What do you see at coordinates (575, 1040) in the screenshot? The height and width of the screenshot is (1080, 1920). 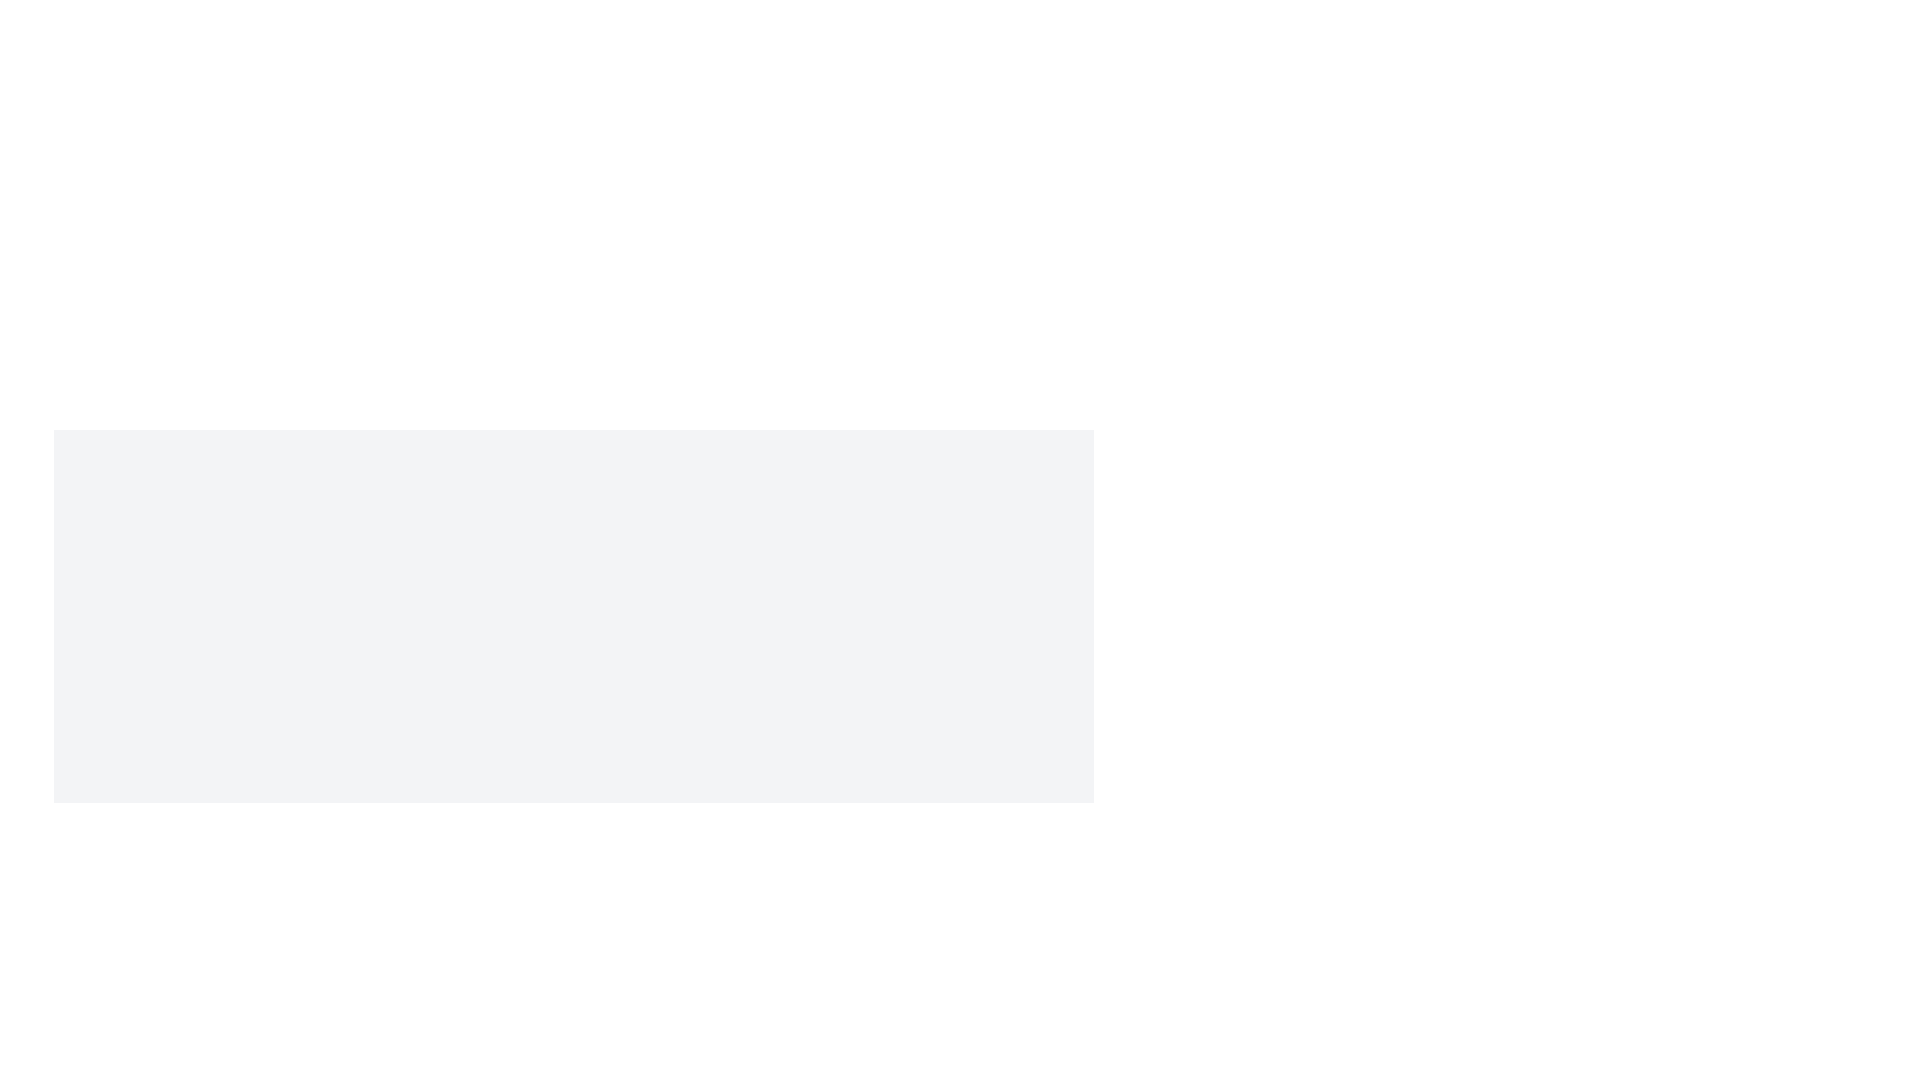 I see `notification box that displays 'Update Successful' with the message 'Your profile information has been updated.'` at bounding box center [575, 1040].